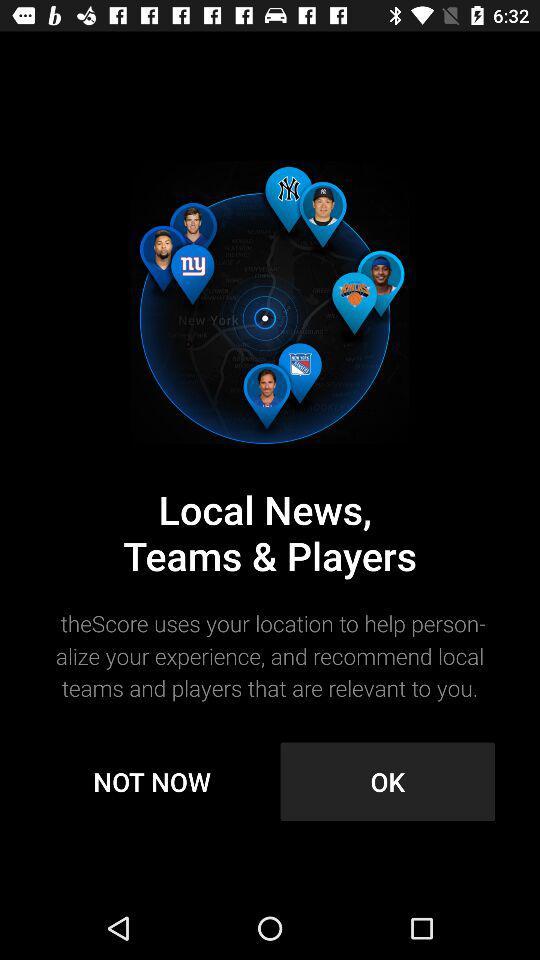  I want to click on icon next to the ok icon, so click(151, 781).